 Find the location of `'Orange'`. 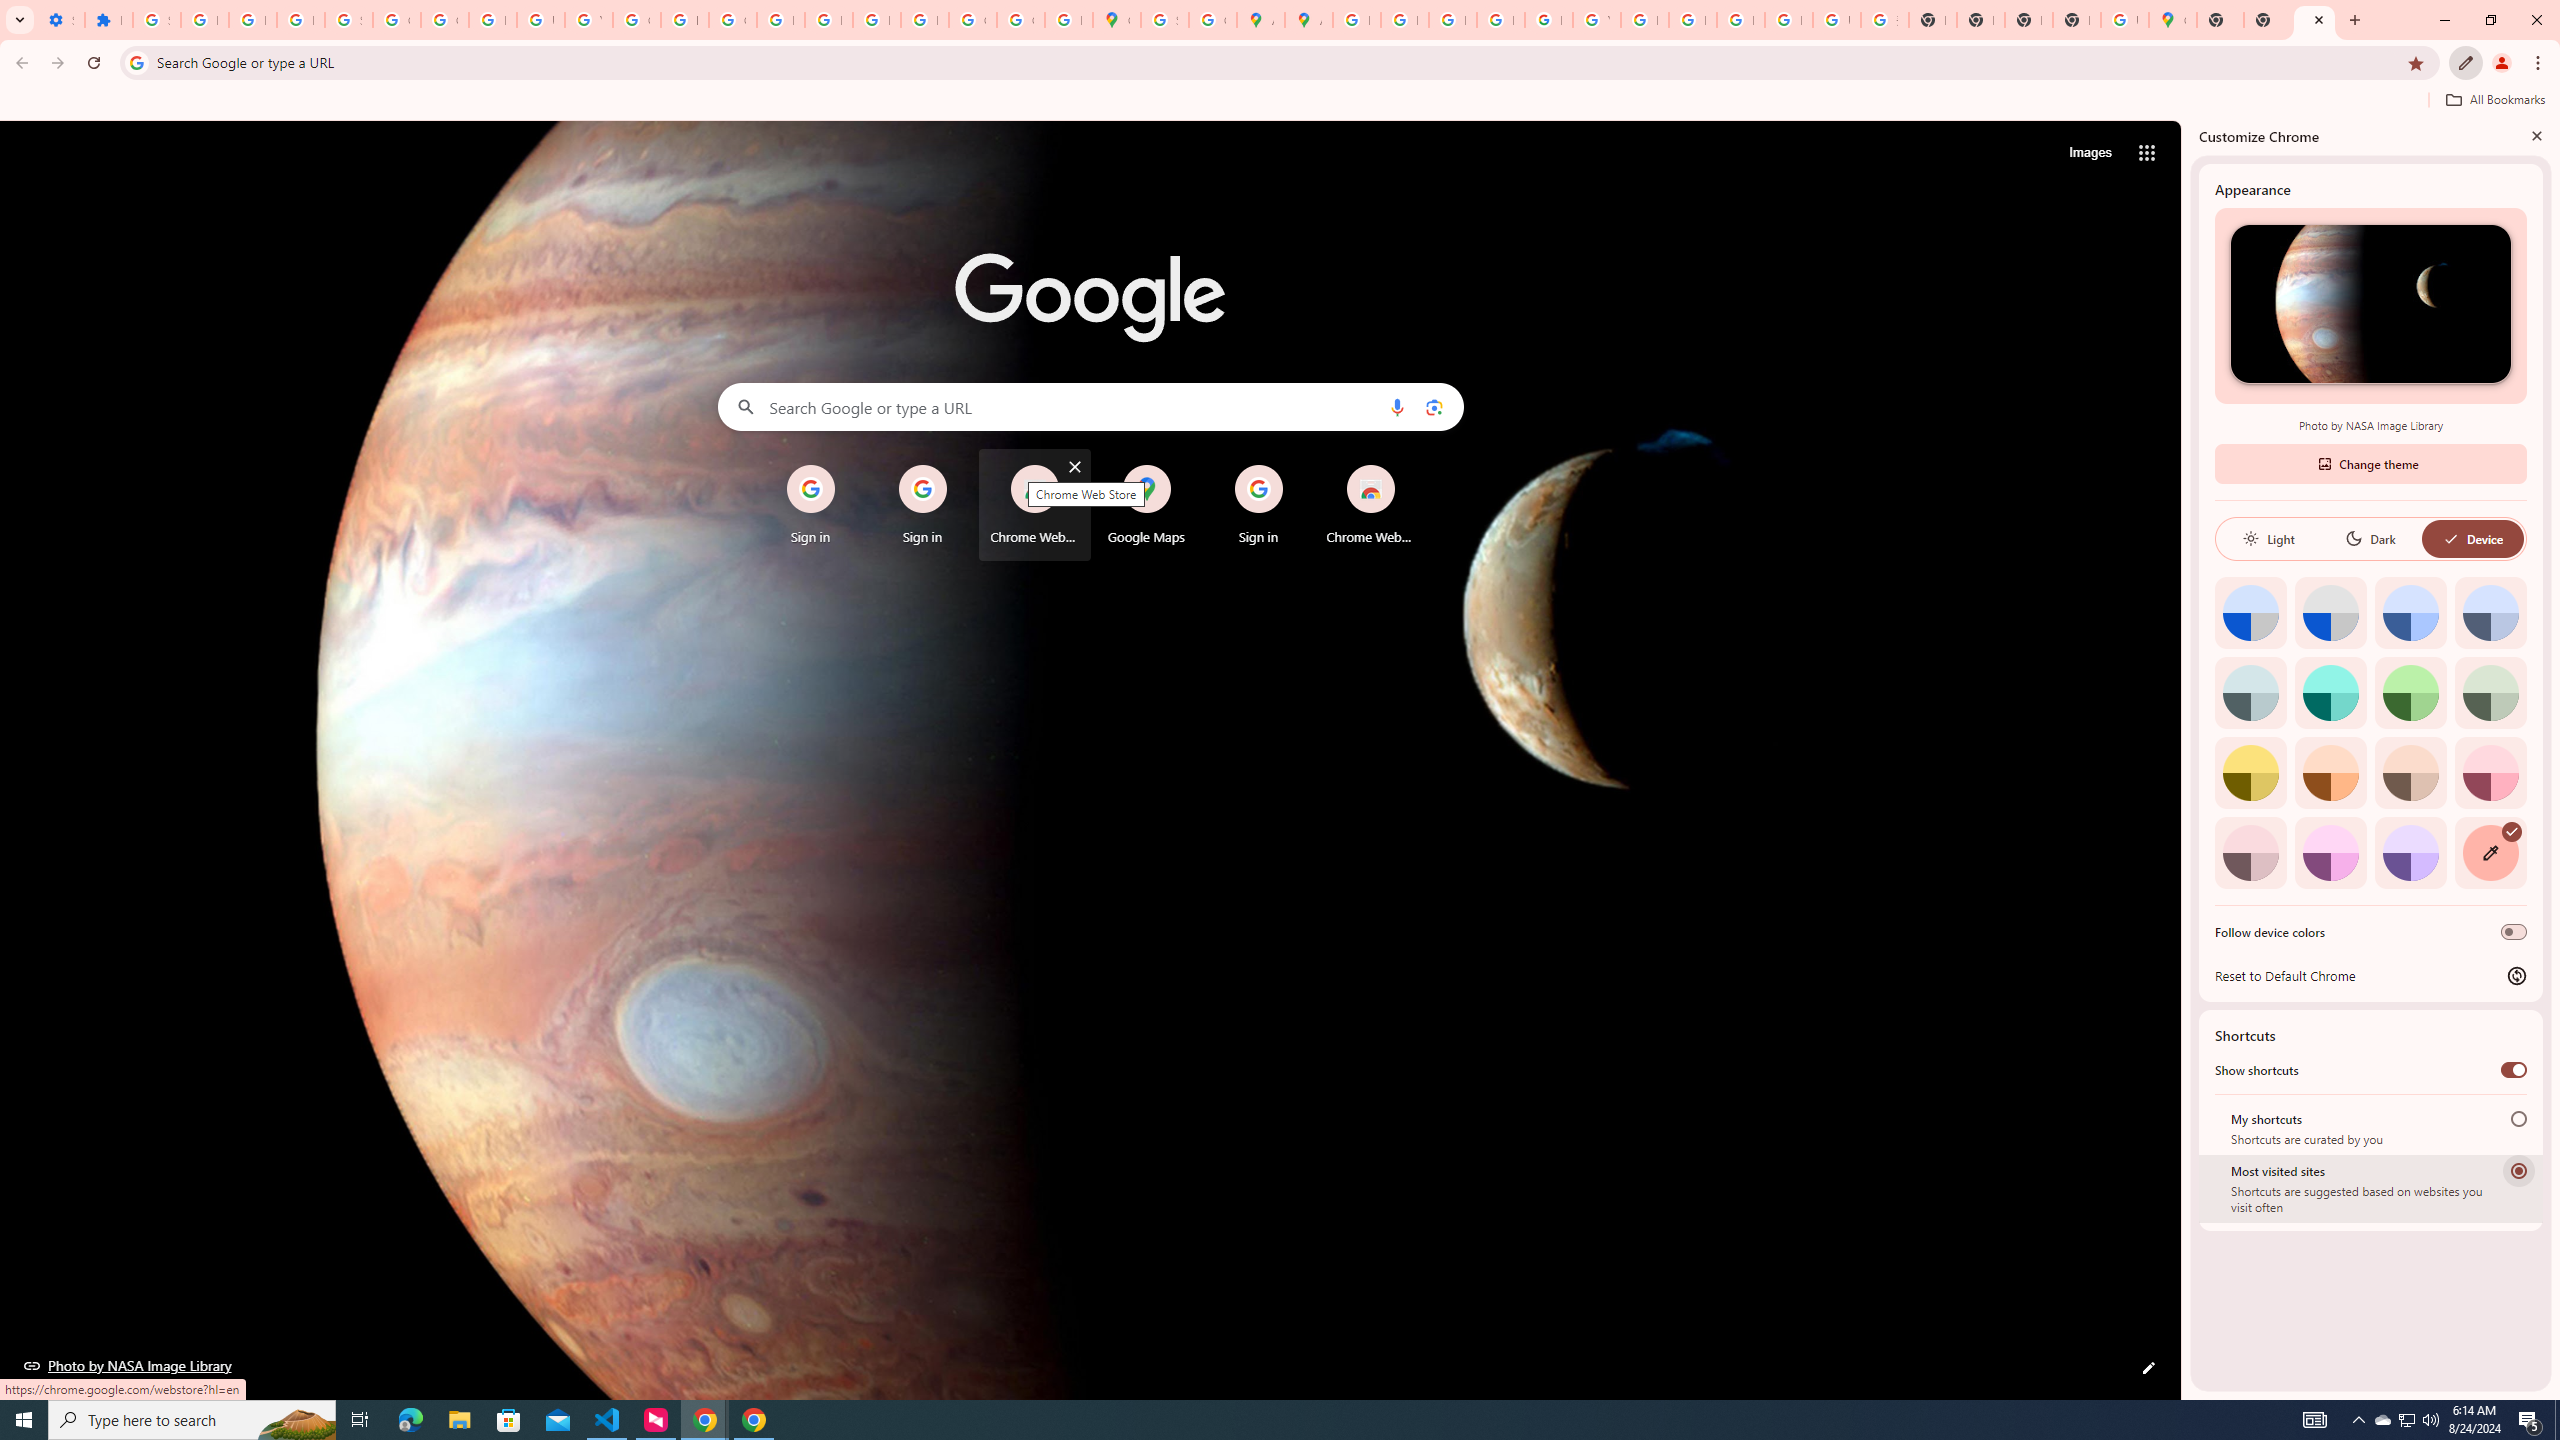

'Orange' is located at coordinates (2329, 771).